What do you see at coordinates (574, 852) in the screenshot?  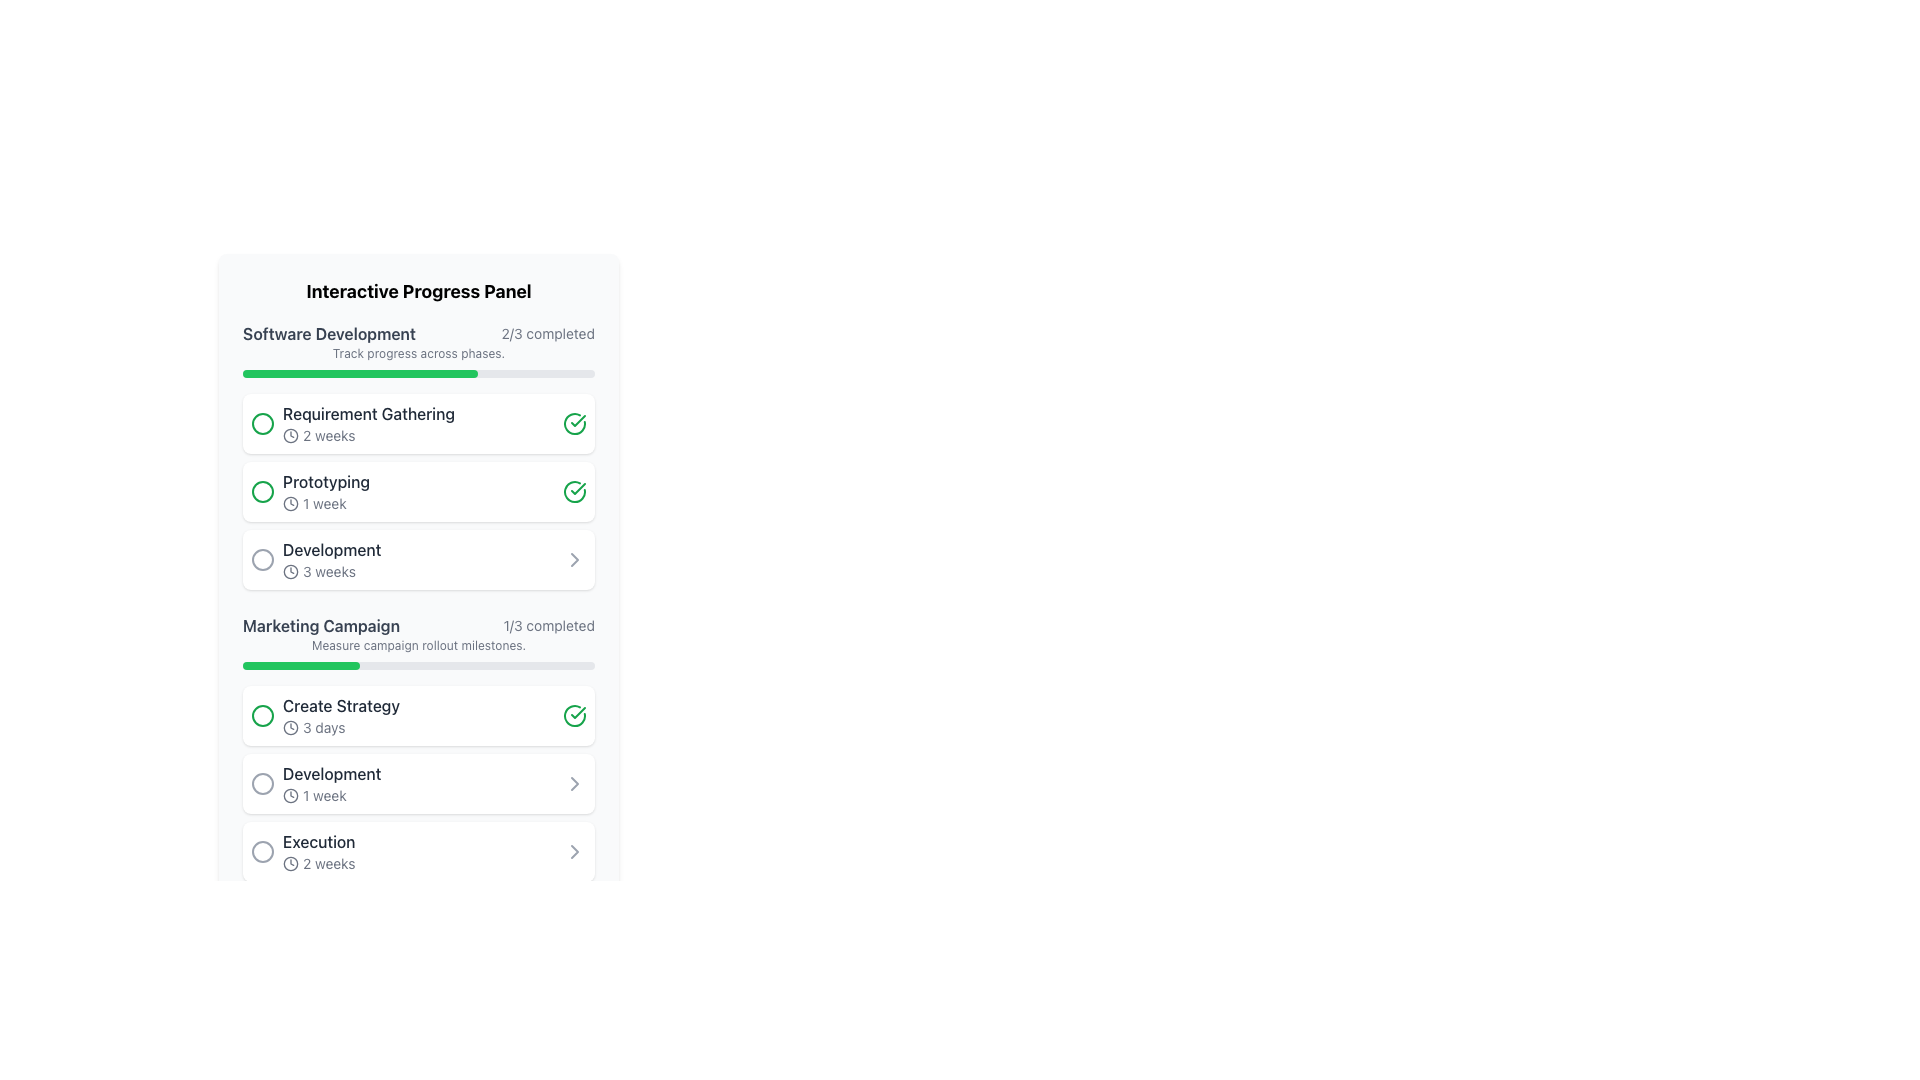 I see `the right-pointing arrow icon styled with a gray stroke located at the far right side of the 'Execution 2 weeks' entry` at bounding box center [574, 852].